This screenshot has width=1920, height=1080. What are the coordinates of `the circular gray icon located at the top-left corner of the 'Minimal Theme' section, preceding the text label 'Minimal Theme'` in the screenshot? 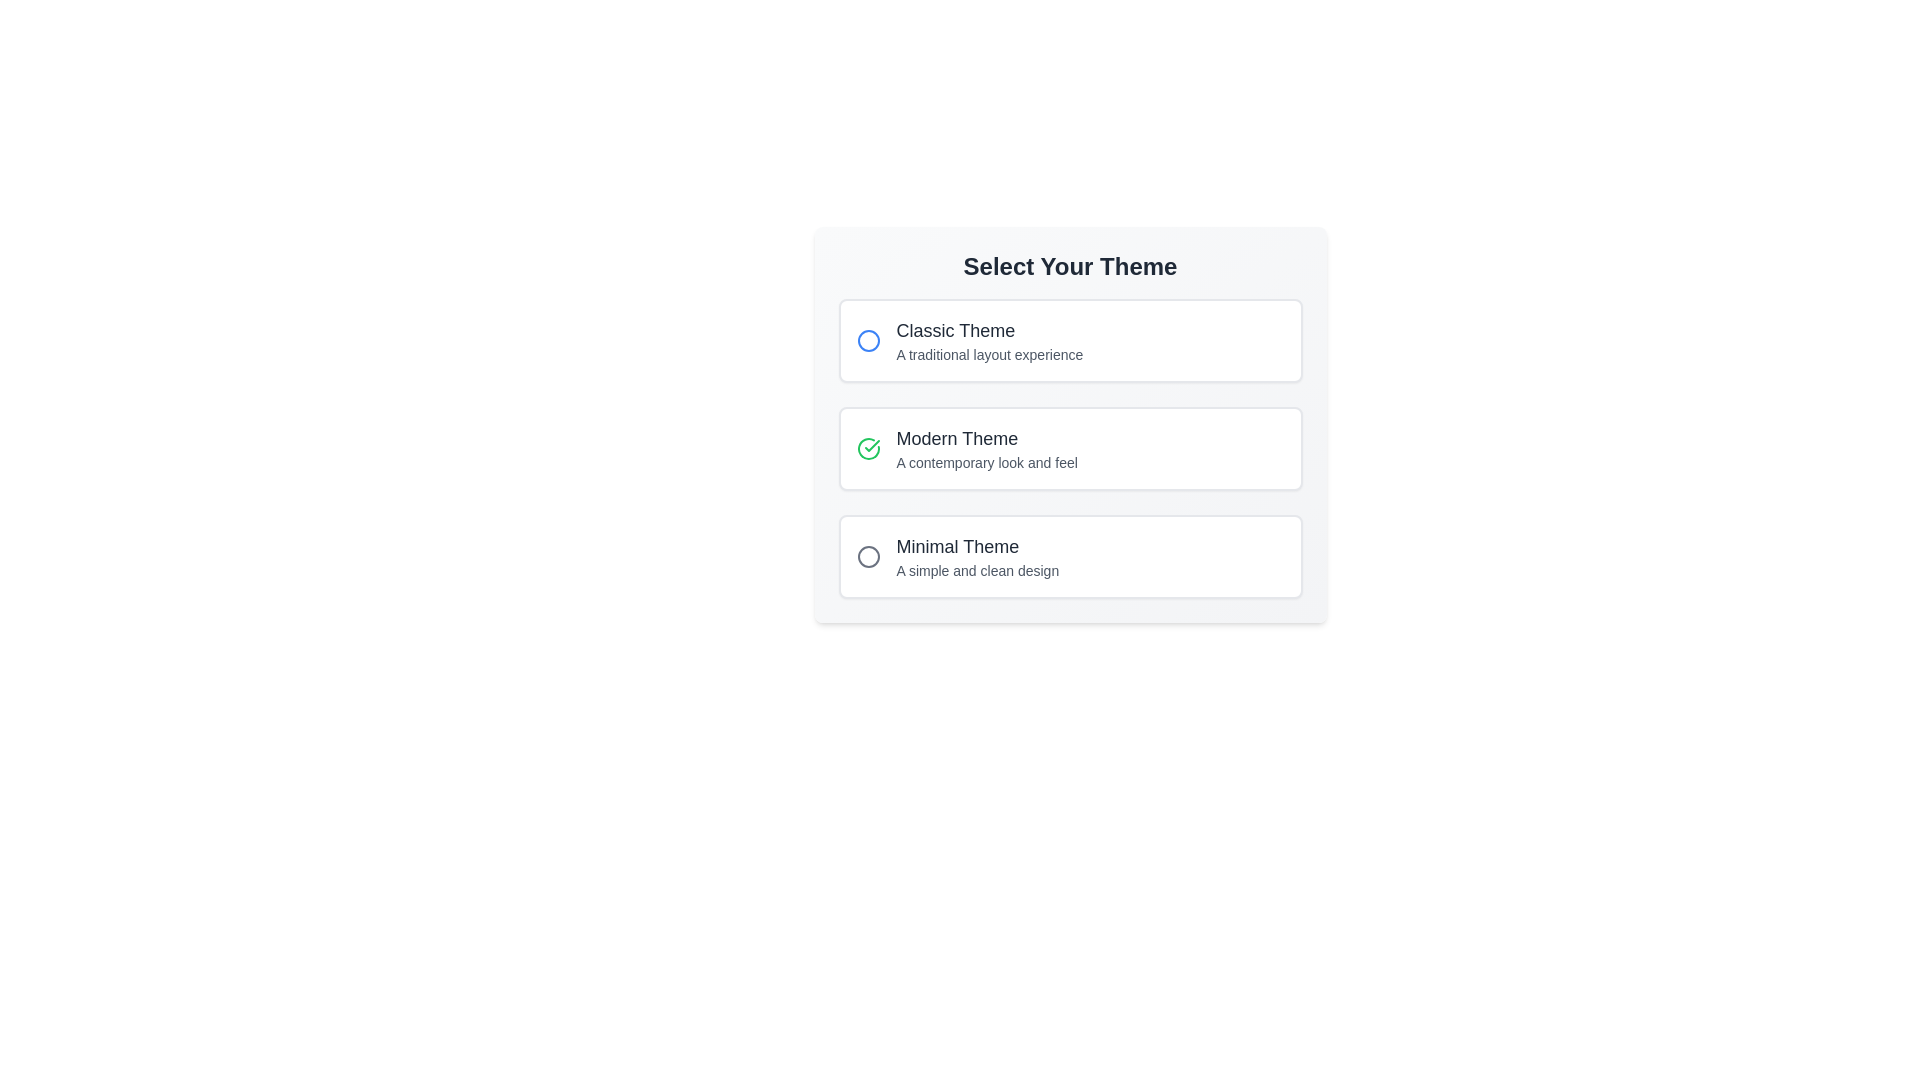 It's located at (868, 556).